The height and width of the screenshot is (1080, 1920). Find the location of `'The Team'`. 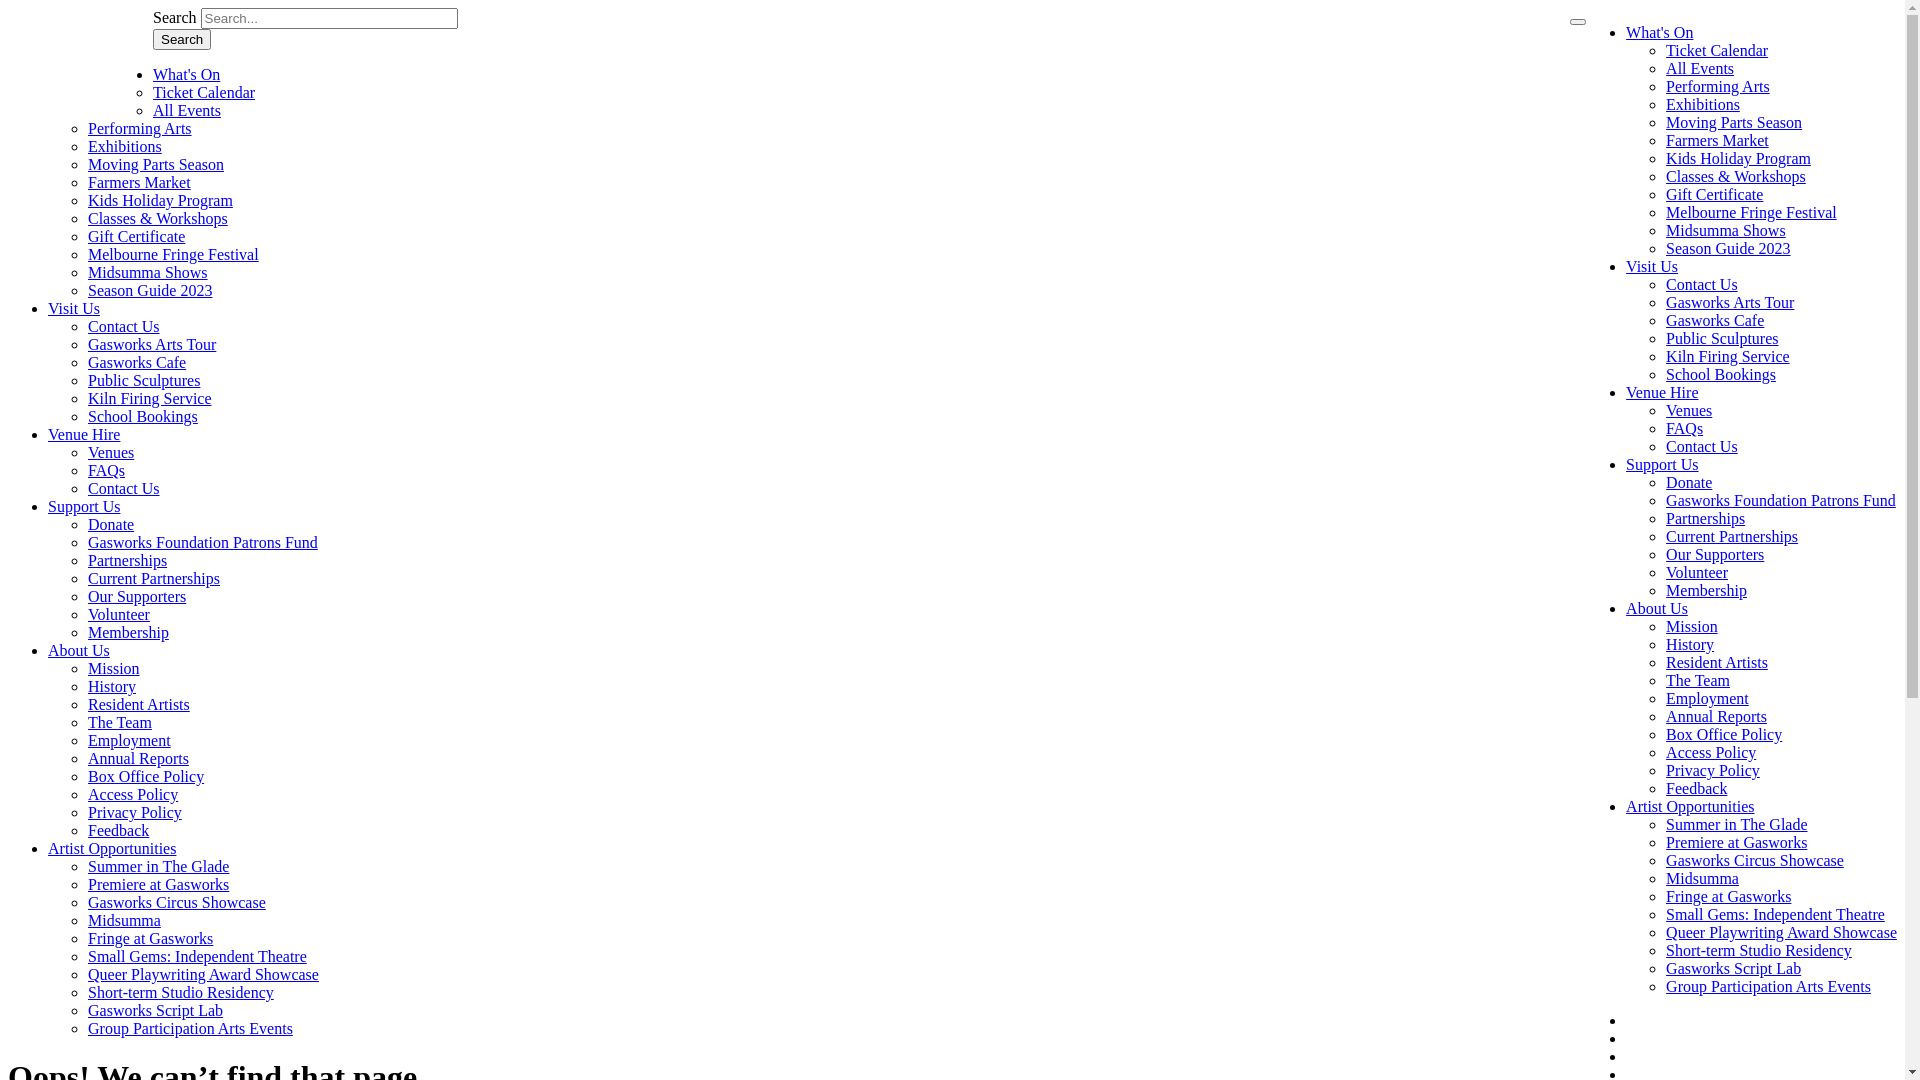

'The Team' is located at coordinates (119, 722).